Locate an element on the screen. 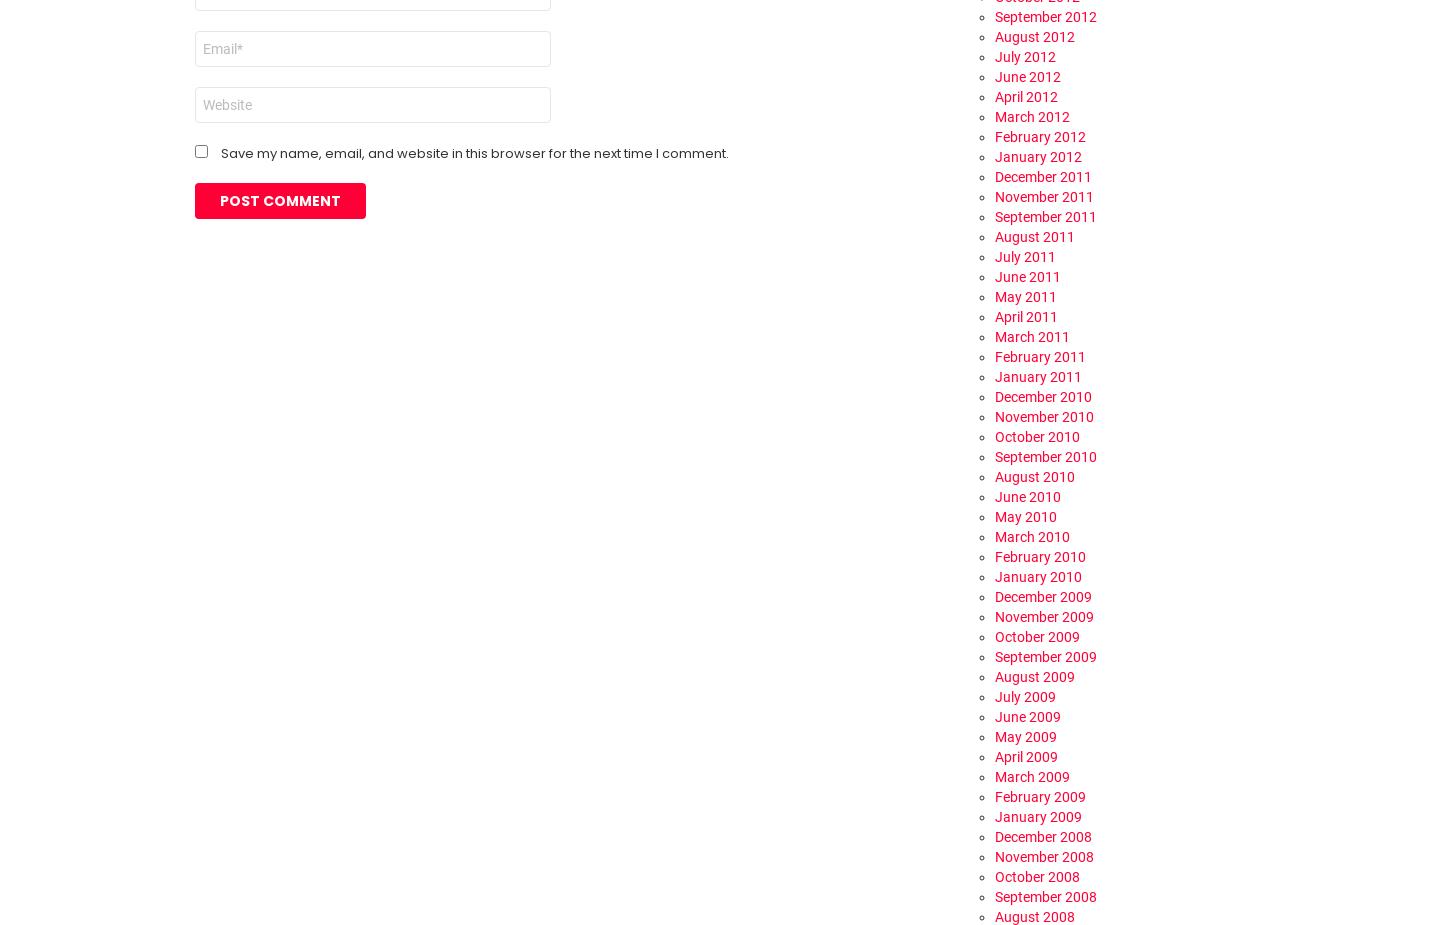  'March 2010' is located at coordinates (1032, 536).